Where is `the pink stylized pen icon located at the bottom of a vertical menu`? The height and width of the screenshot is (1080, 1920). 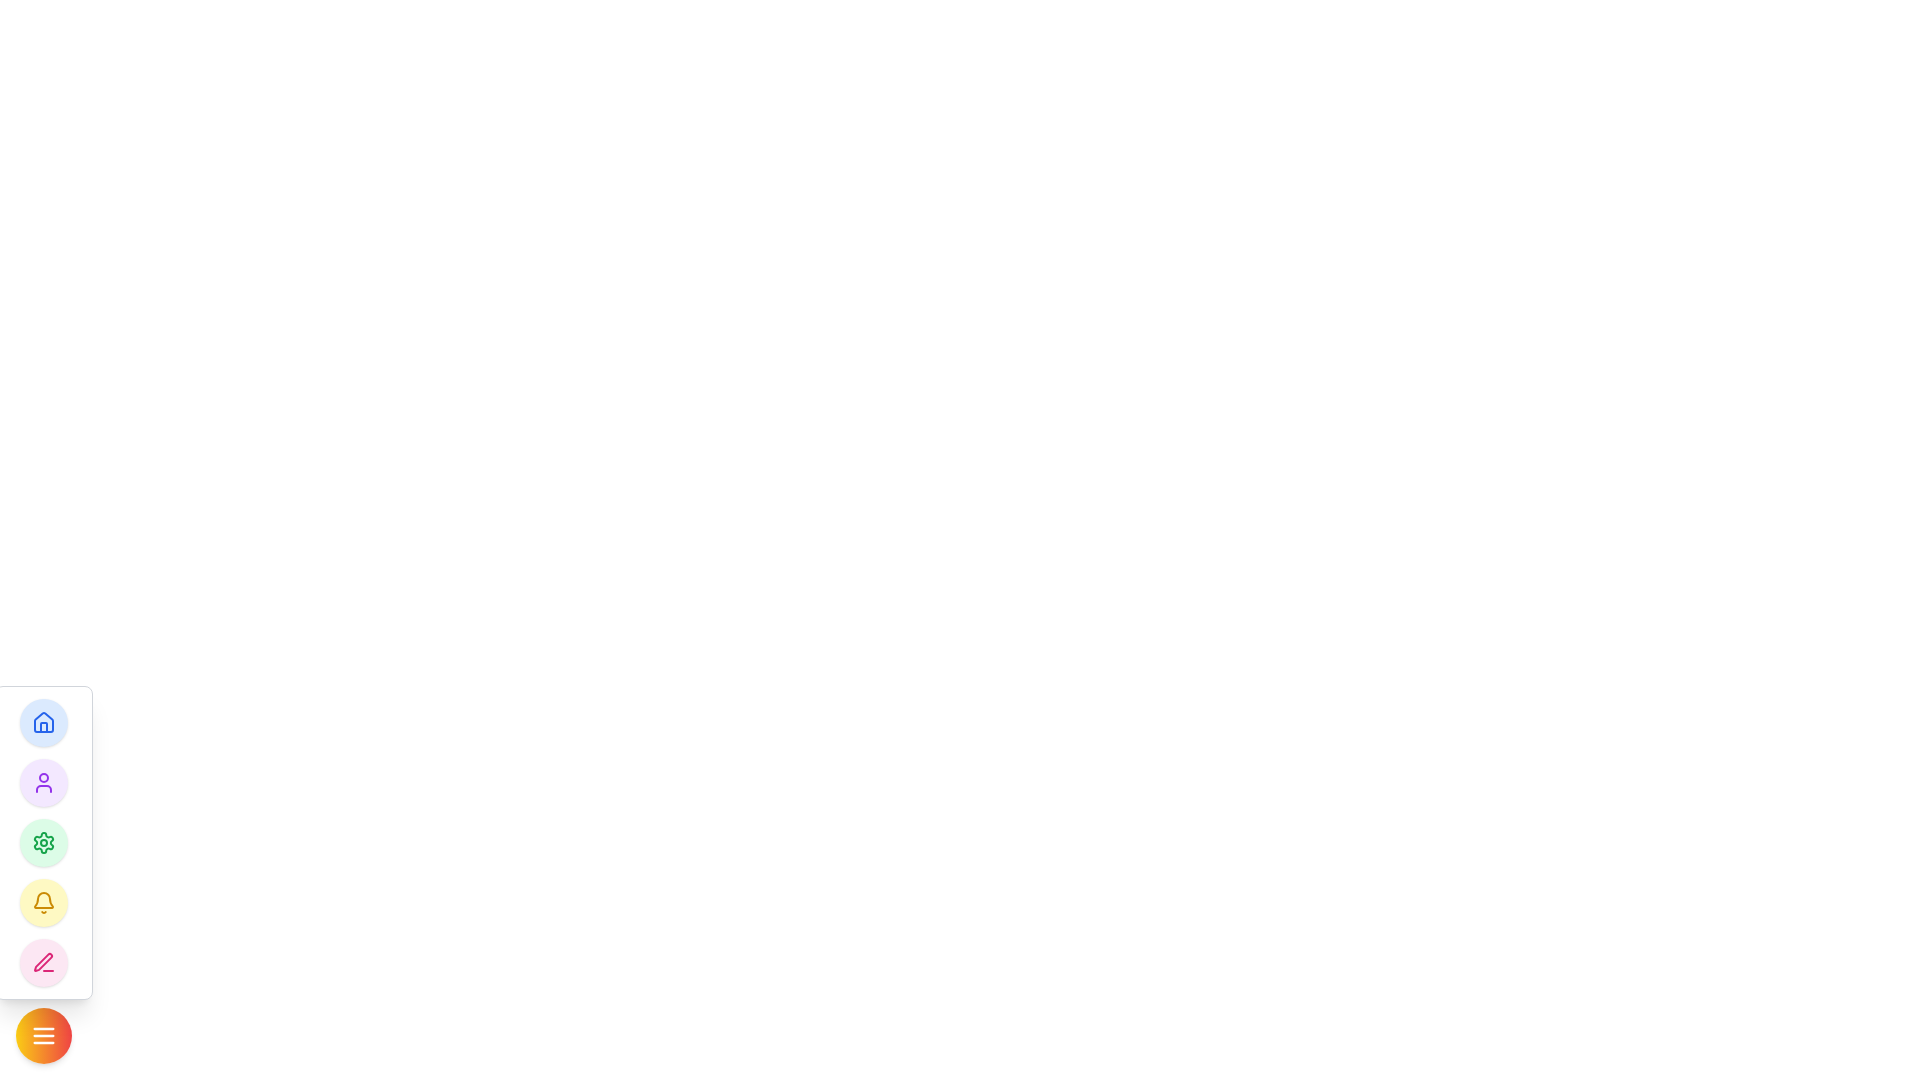 the pink stylized pen icon located at the bottom of a vertical menu is located at coordinates (43, 962).